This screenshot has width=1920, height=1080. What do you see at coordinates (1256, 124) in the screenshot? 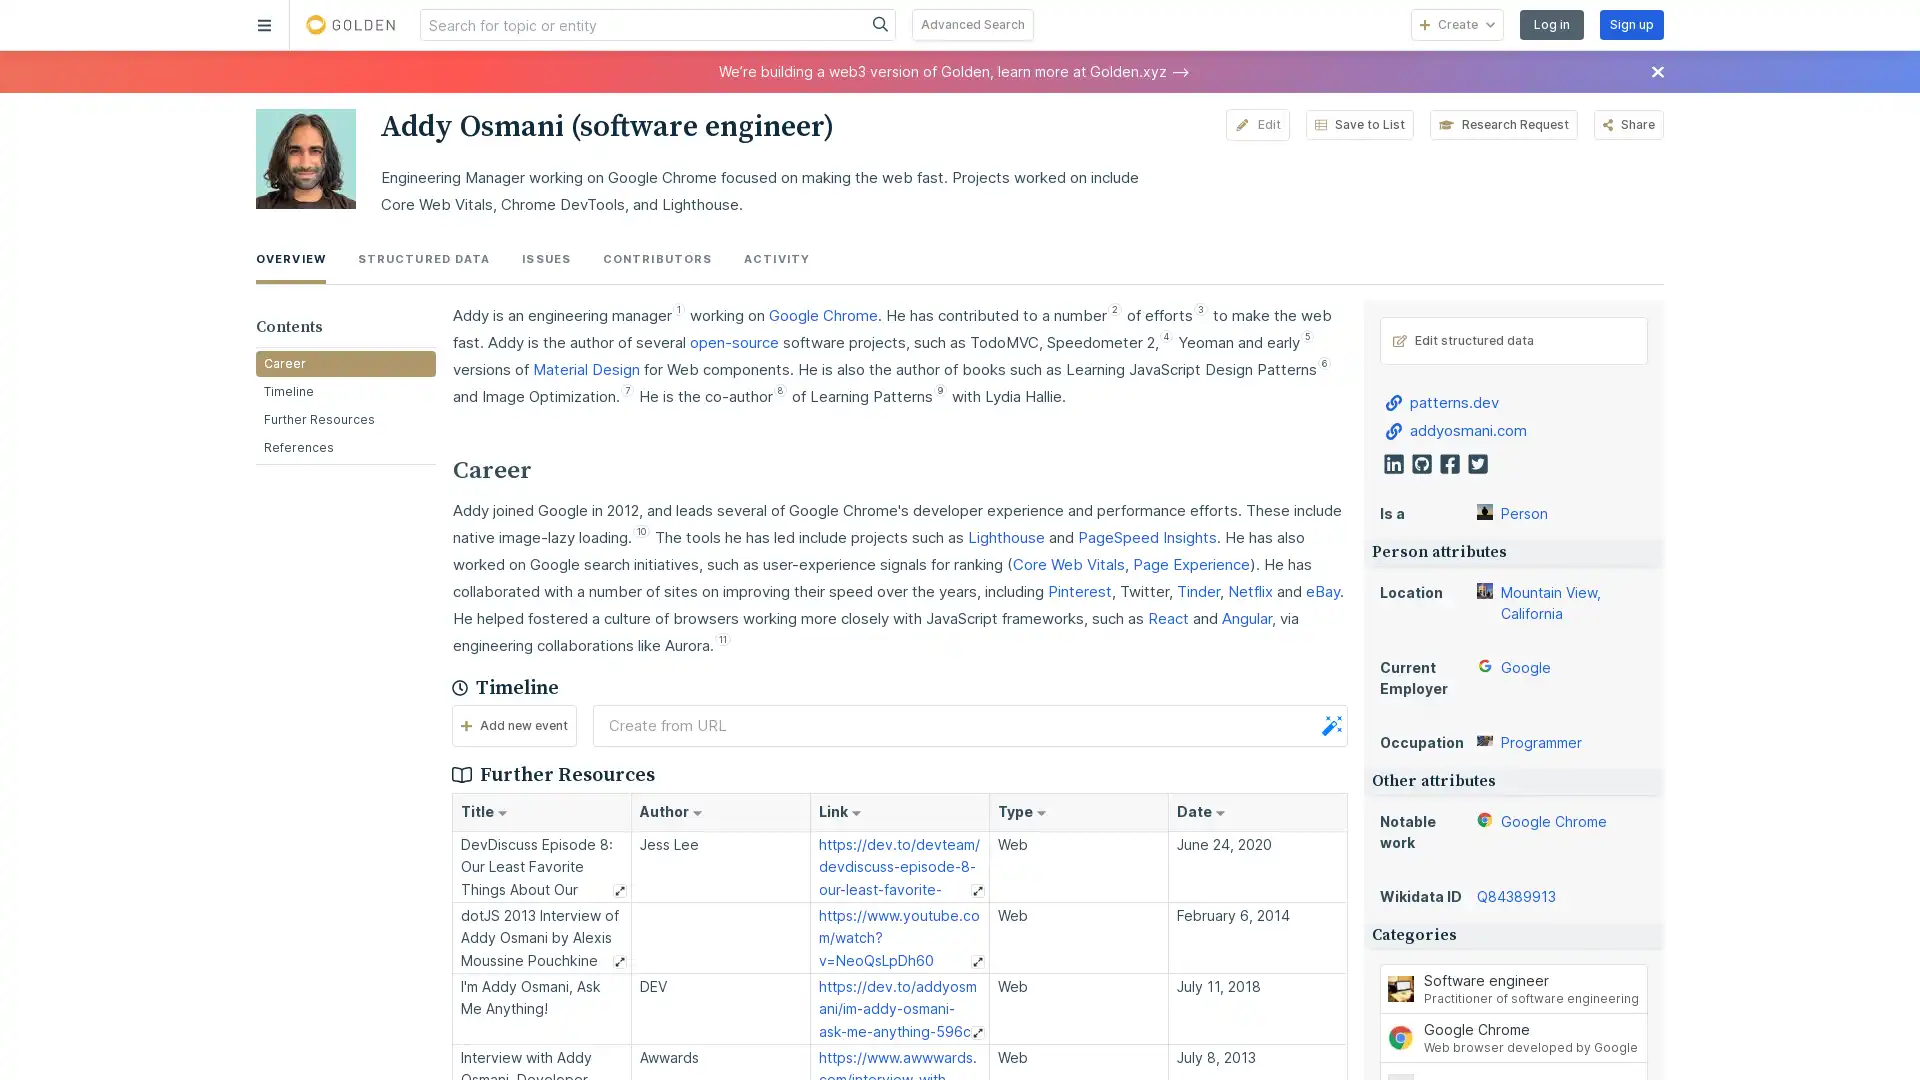
I see `Edit` at bounding box center [1256, 124].